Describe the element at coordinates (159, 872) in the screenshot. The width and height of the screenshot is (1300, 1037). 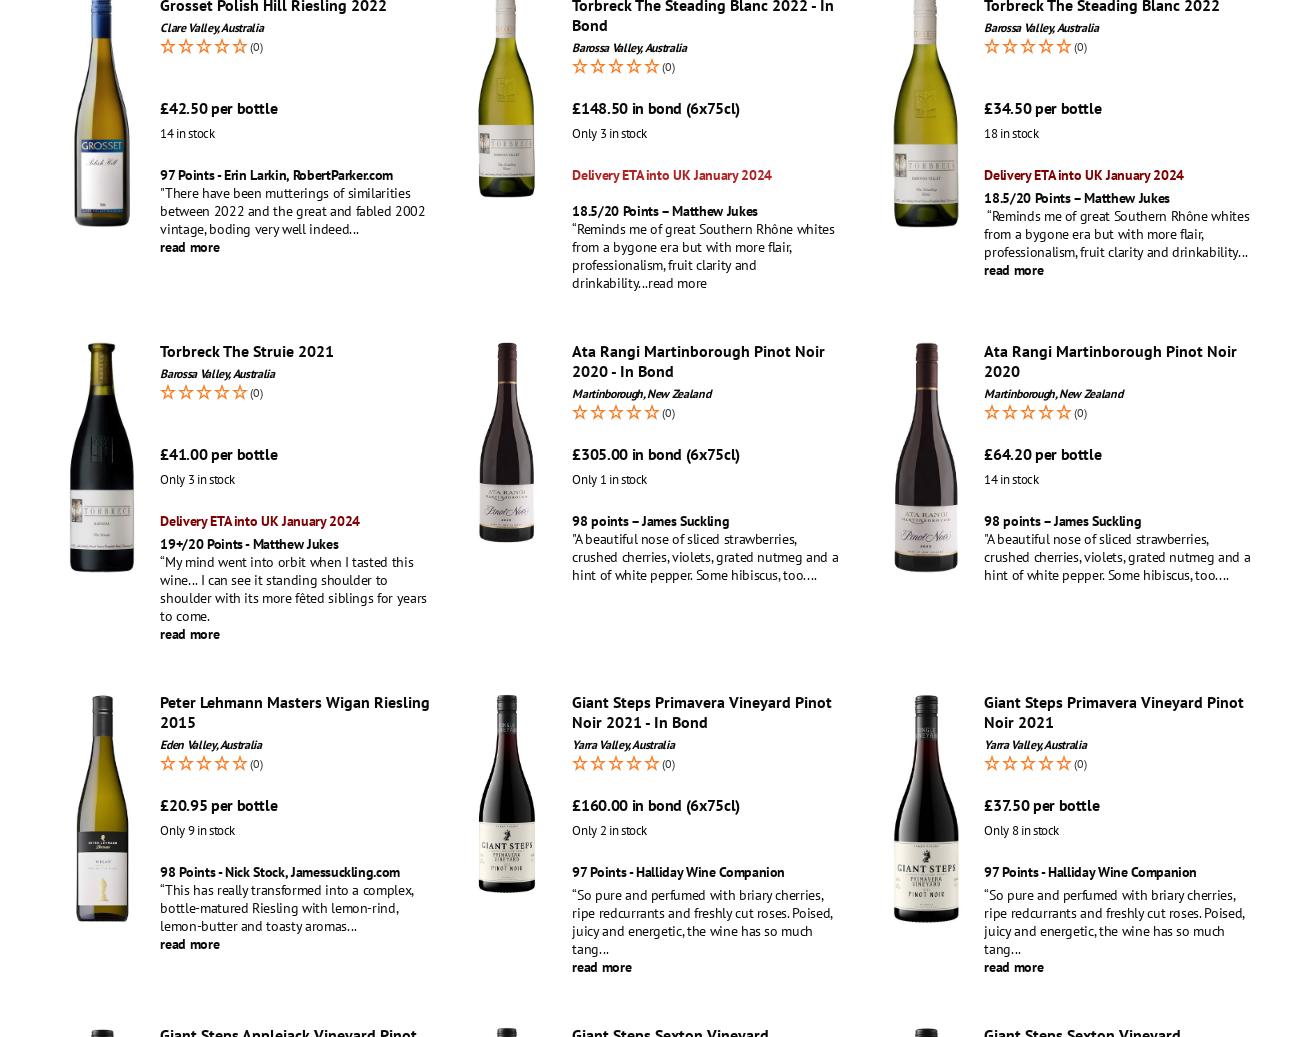
I see `'98 Points - Nick Stock, Jamessuckling.com'` at that location.